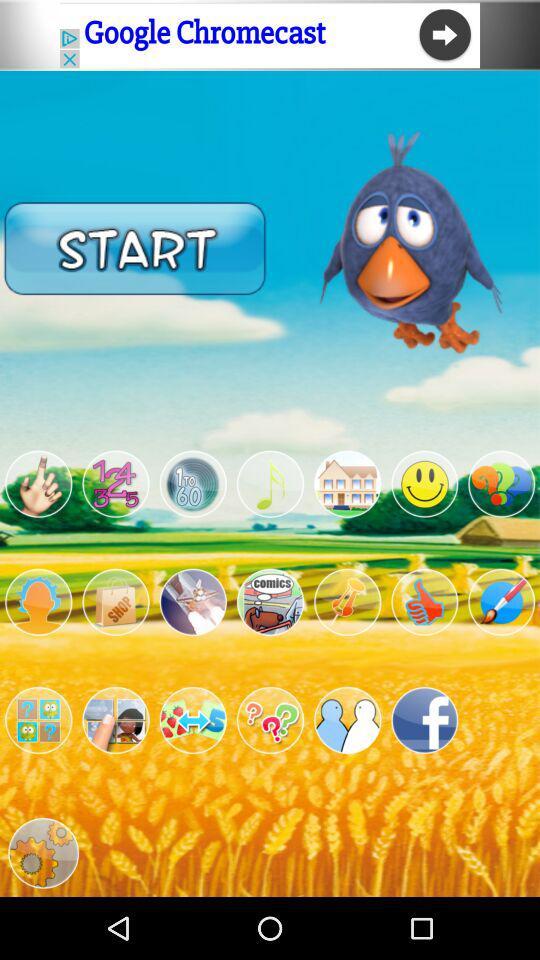 The height and width of the screenshot is (960, 540). What do you see at coordinates (270, 720) in the screenshot?
I see `questions` at bounding box center [270, 720].